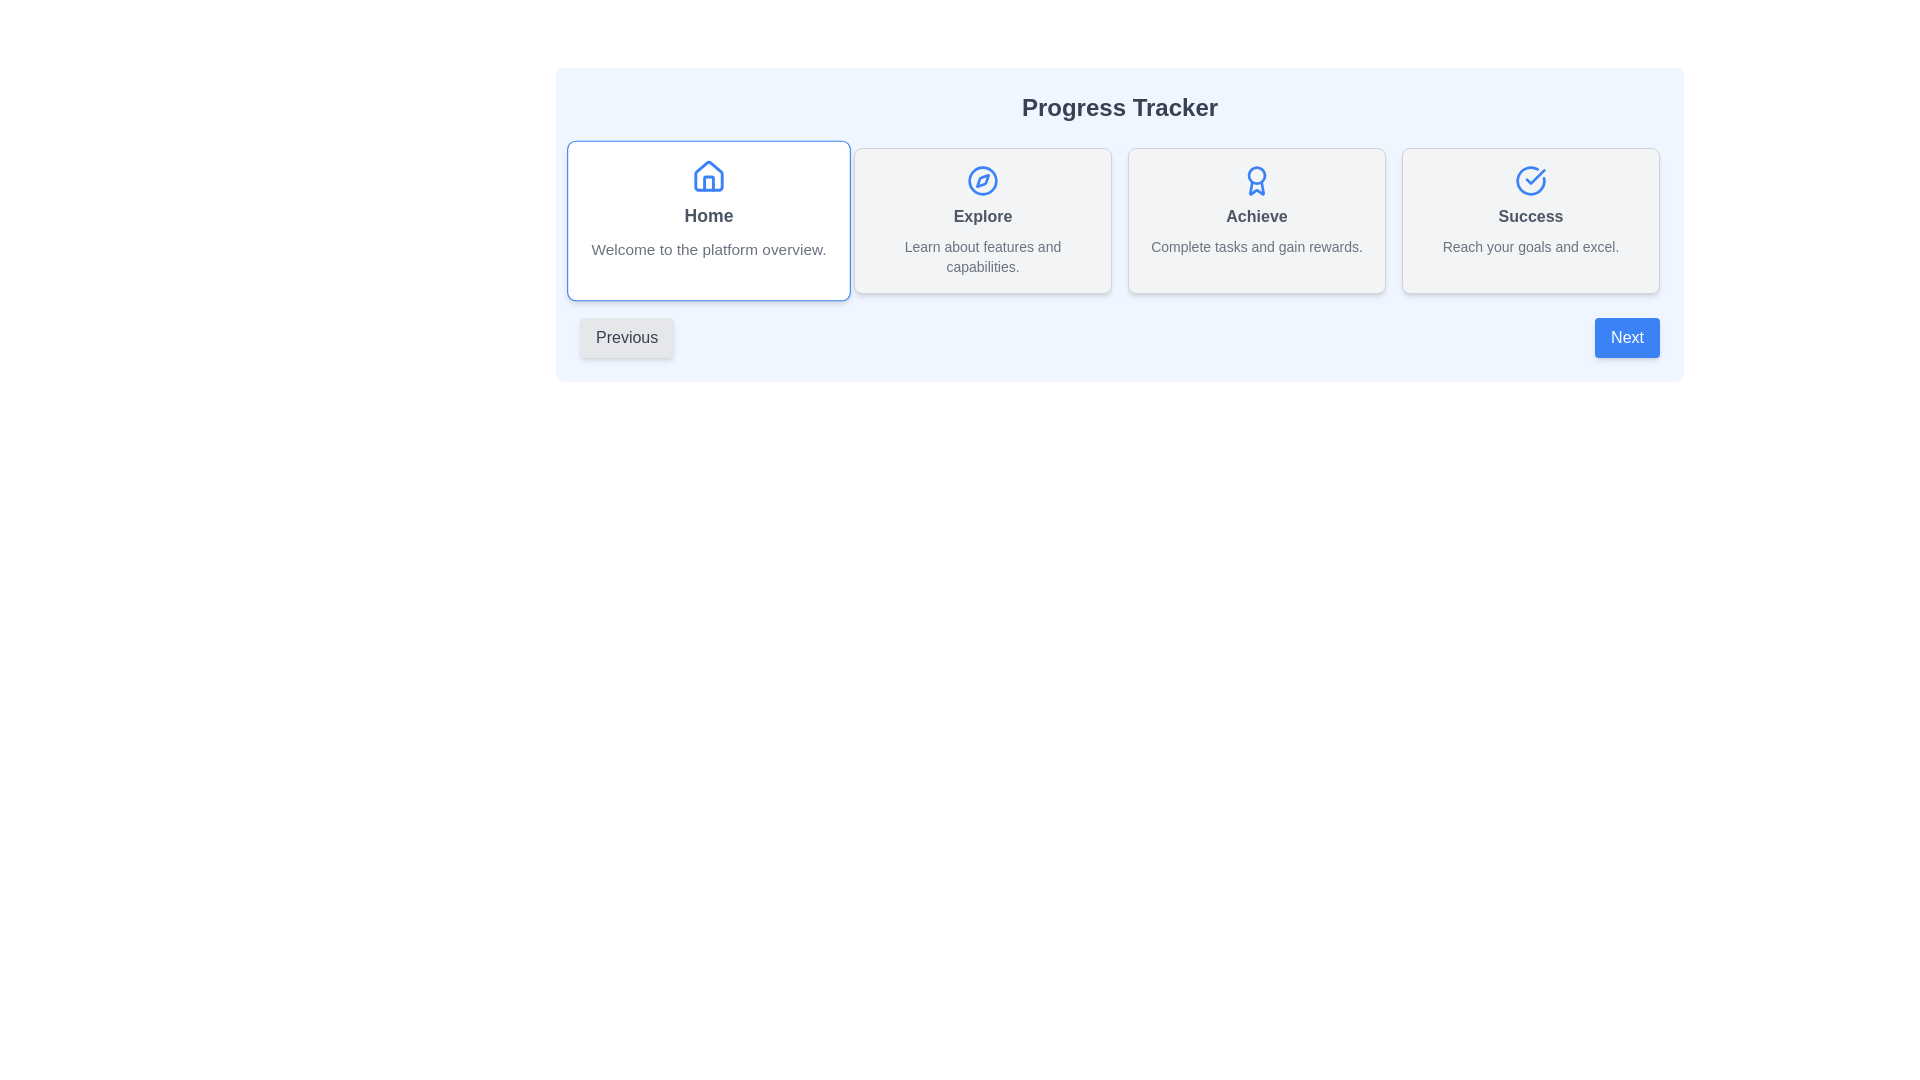  What do you see at coordinates (1530, 245) in the screenshot?
I see `the static text label that provides additional context for the 'Success' card, positioned in the bottom right section below the heading 'Success'` at bounding box center [1530, 245].